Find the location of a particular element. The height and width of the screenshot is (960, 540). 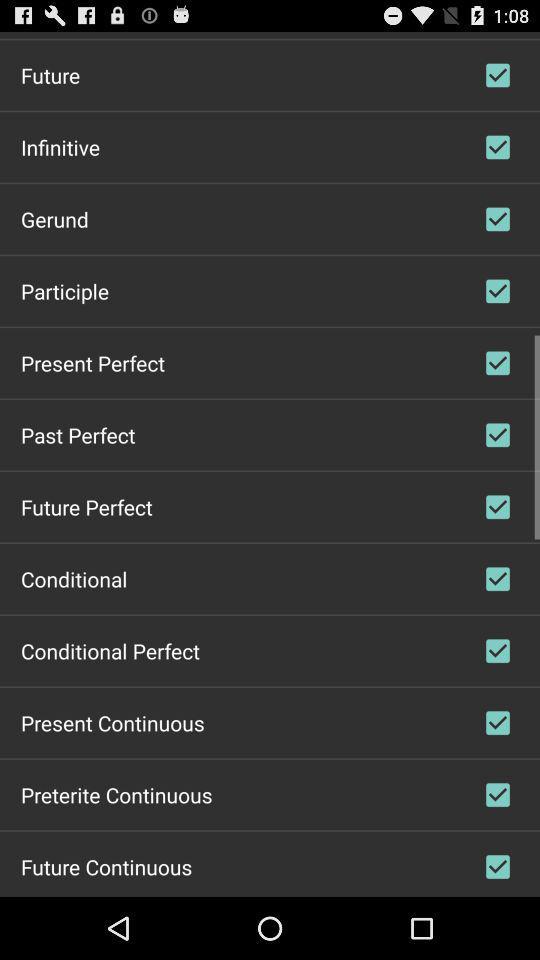

future perfect app is located at coordinates (85, 505).